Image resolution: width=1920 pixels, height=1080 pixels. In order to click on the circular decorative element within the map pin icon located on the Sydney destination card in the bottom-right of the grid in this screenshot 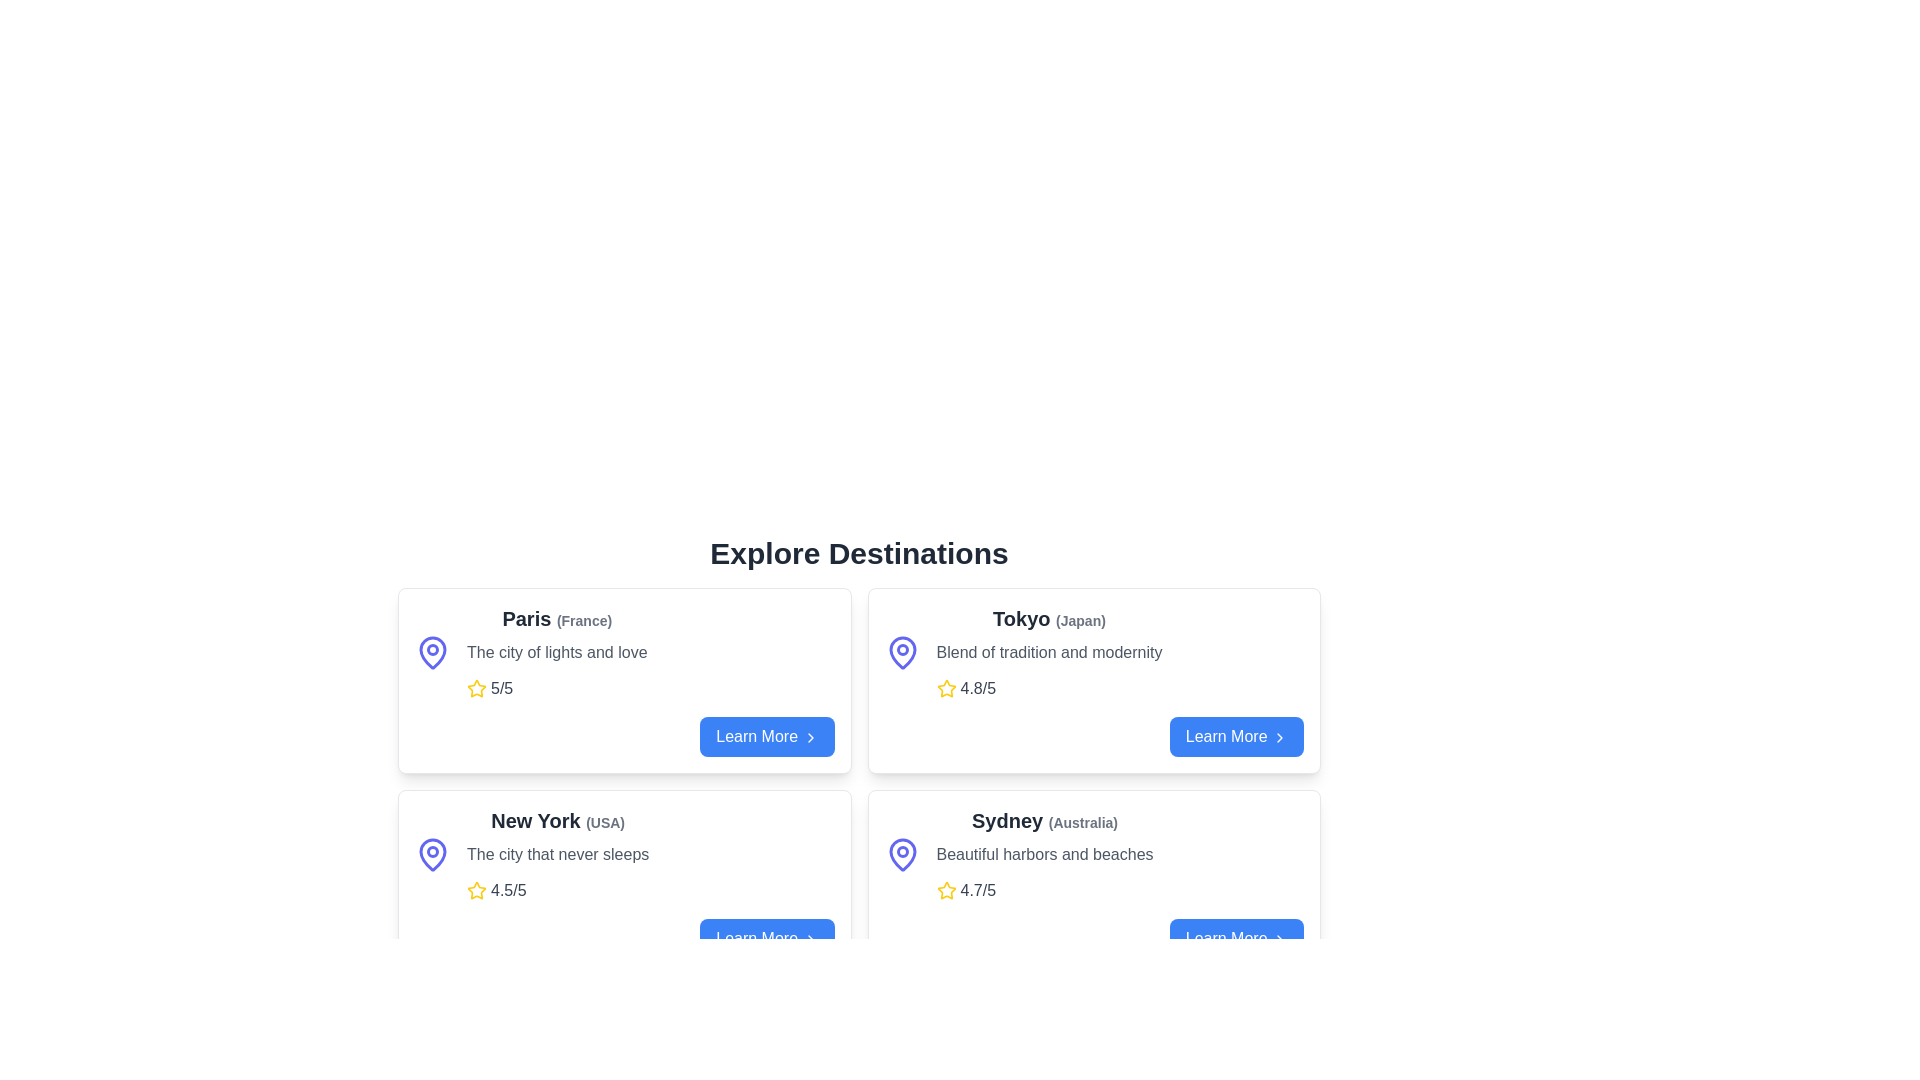, I will do `click(901, 852)`.